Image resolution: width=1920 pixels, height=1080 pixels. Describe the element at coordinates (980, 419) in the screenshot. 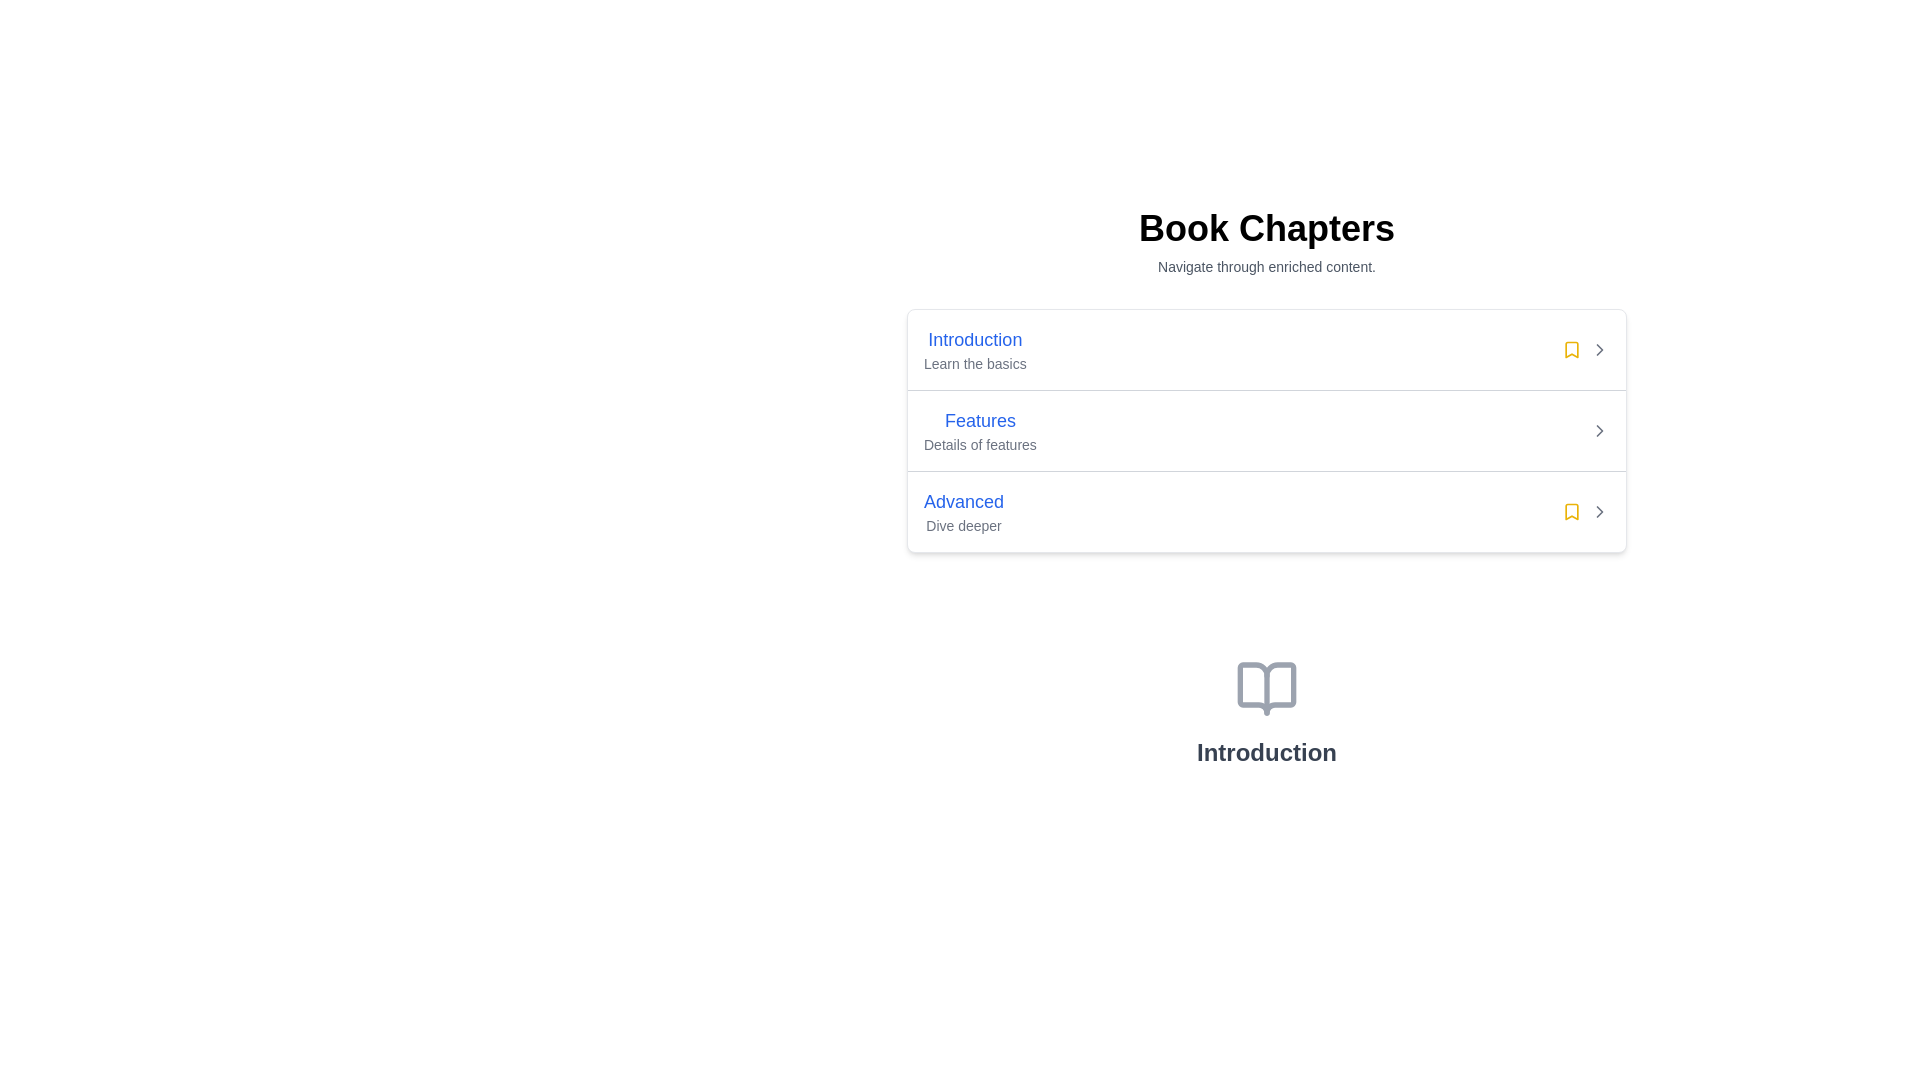

I see `the 'Features' hyperlink, styled with a large bold blue font, located as the second item in the 'Book Chapters' section` at that location.